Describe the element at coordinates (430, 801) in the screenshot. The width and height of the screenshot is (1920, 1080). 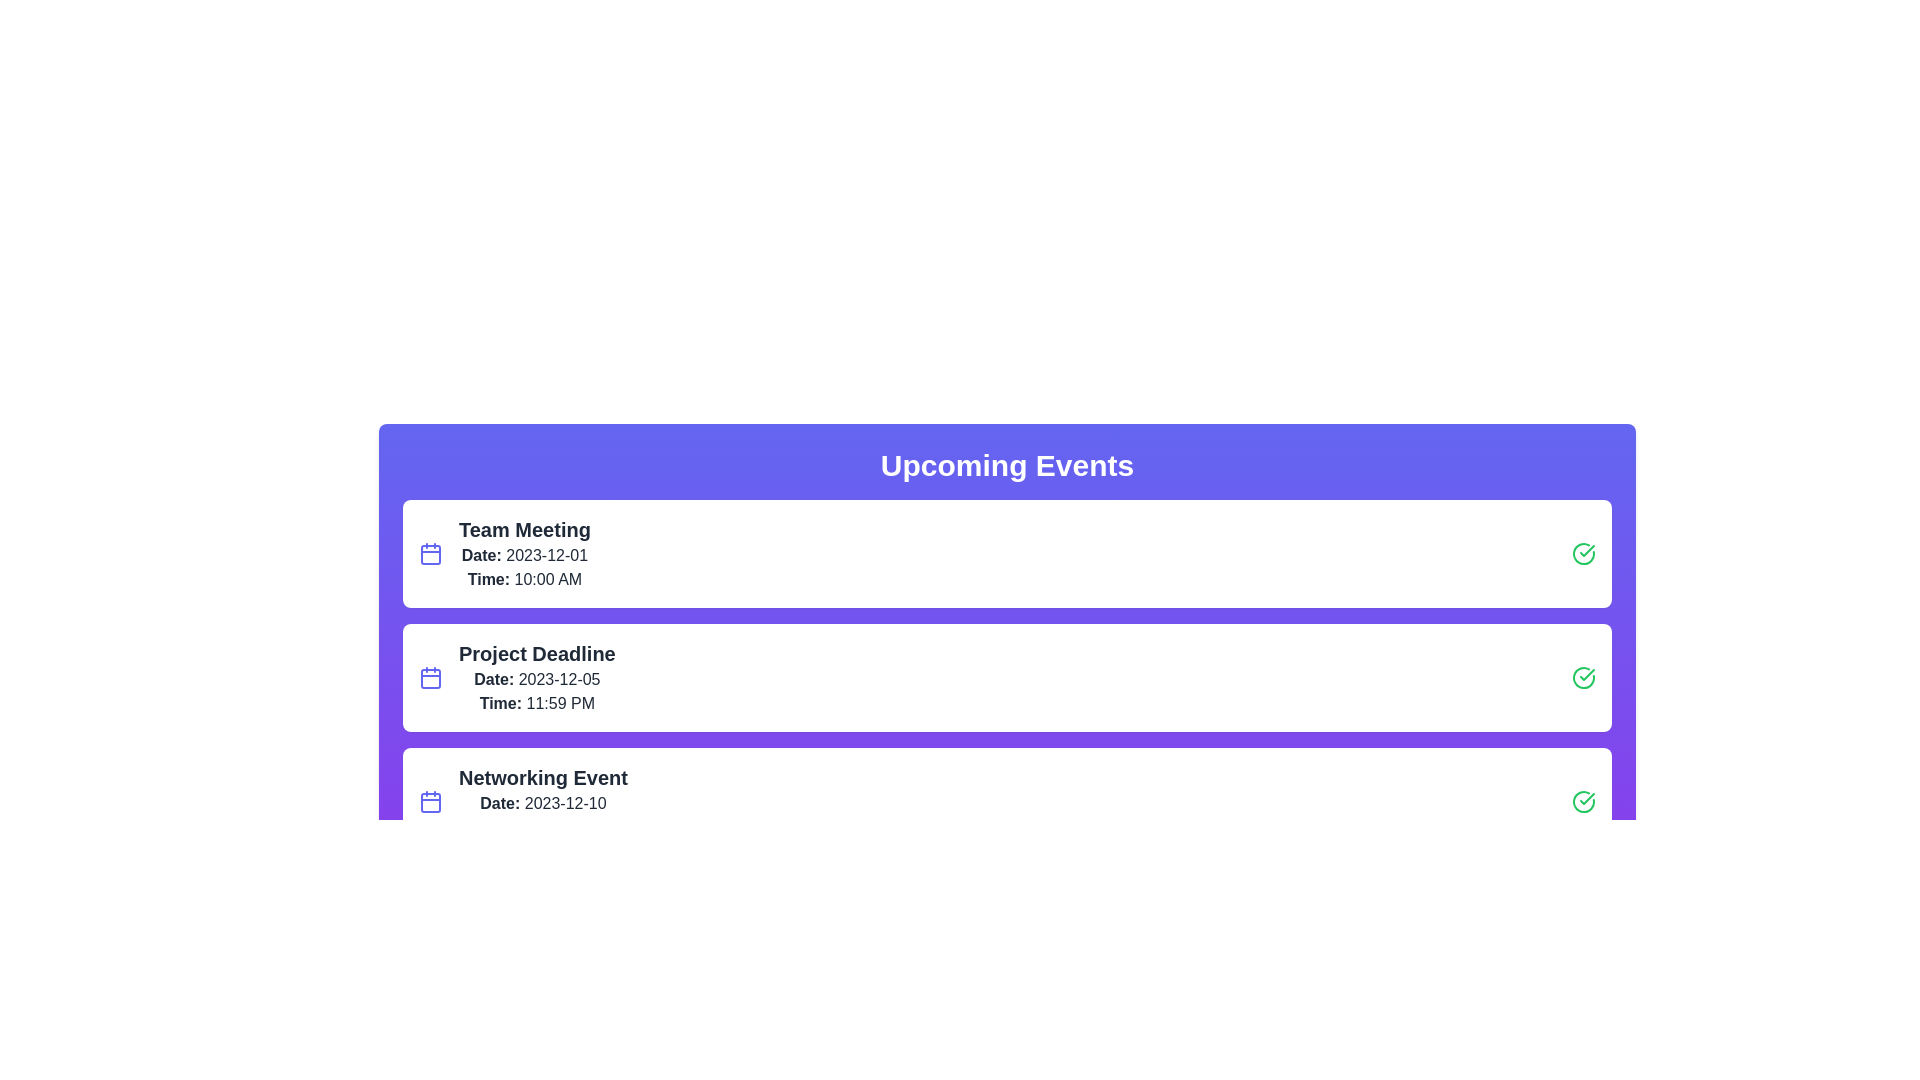
I see `the calendar icon element representing the date indicator for the 'Networking Event', which is styled in indigo and located next to the text 'Date: 2023-12-10'` at that location.